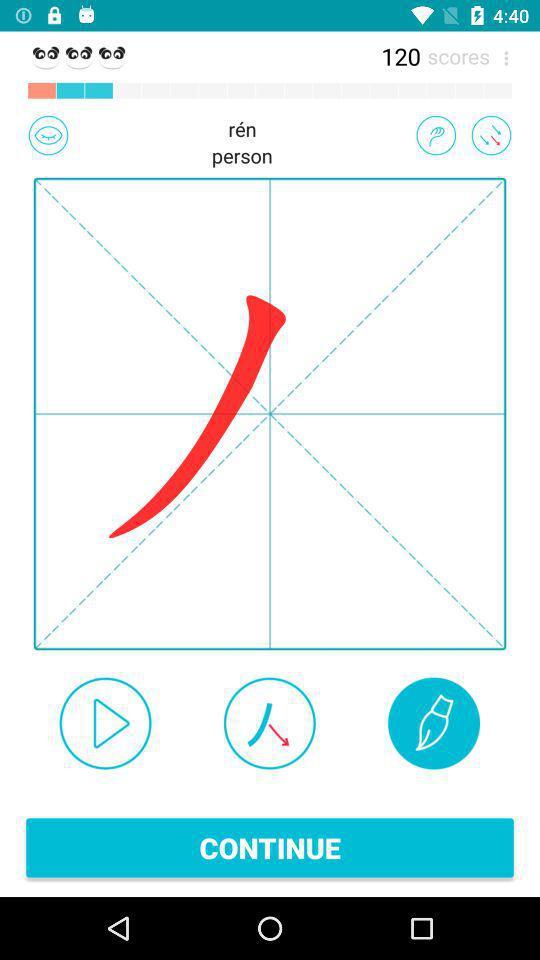 The width and height of the screenshot is (540, 960). I want to click on continue item, so click(270, 846).